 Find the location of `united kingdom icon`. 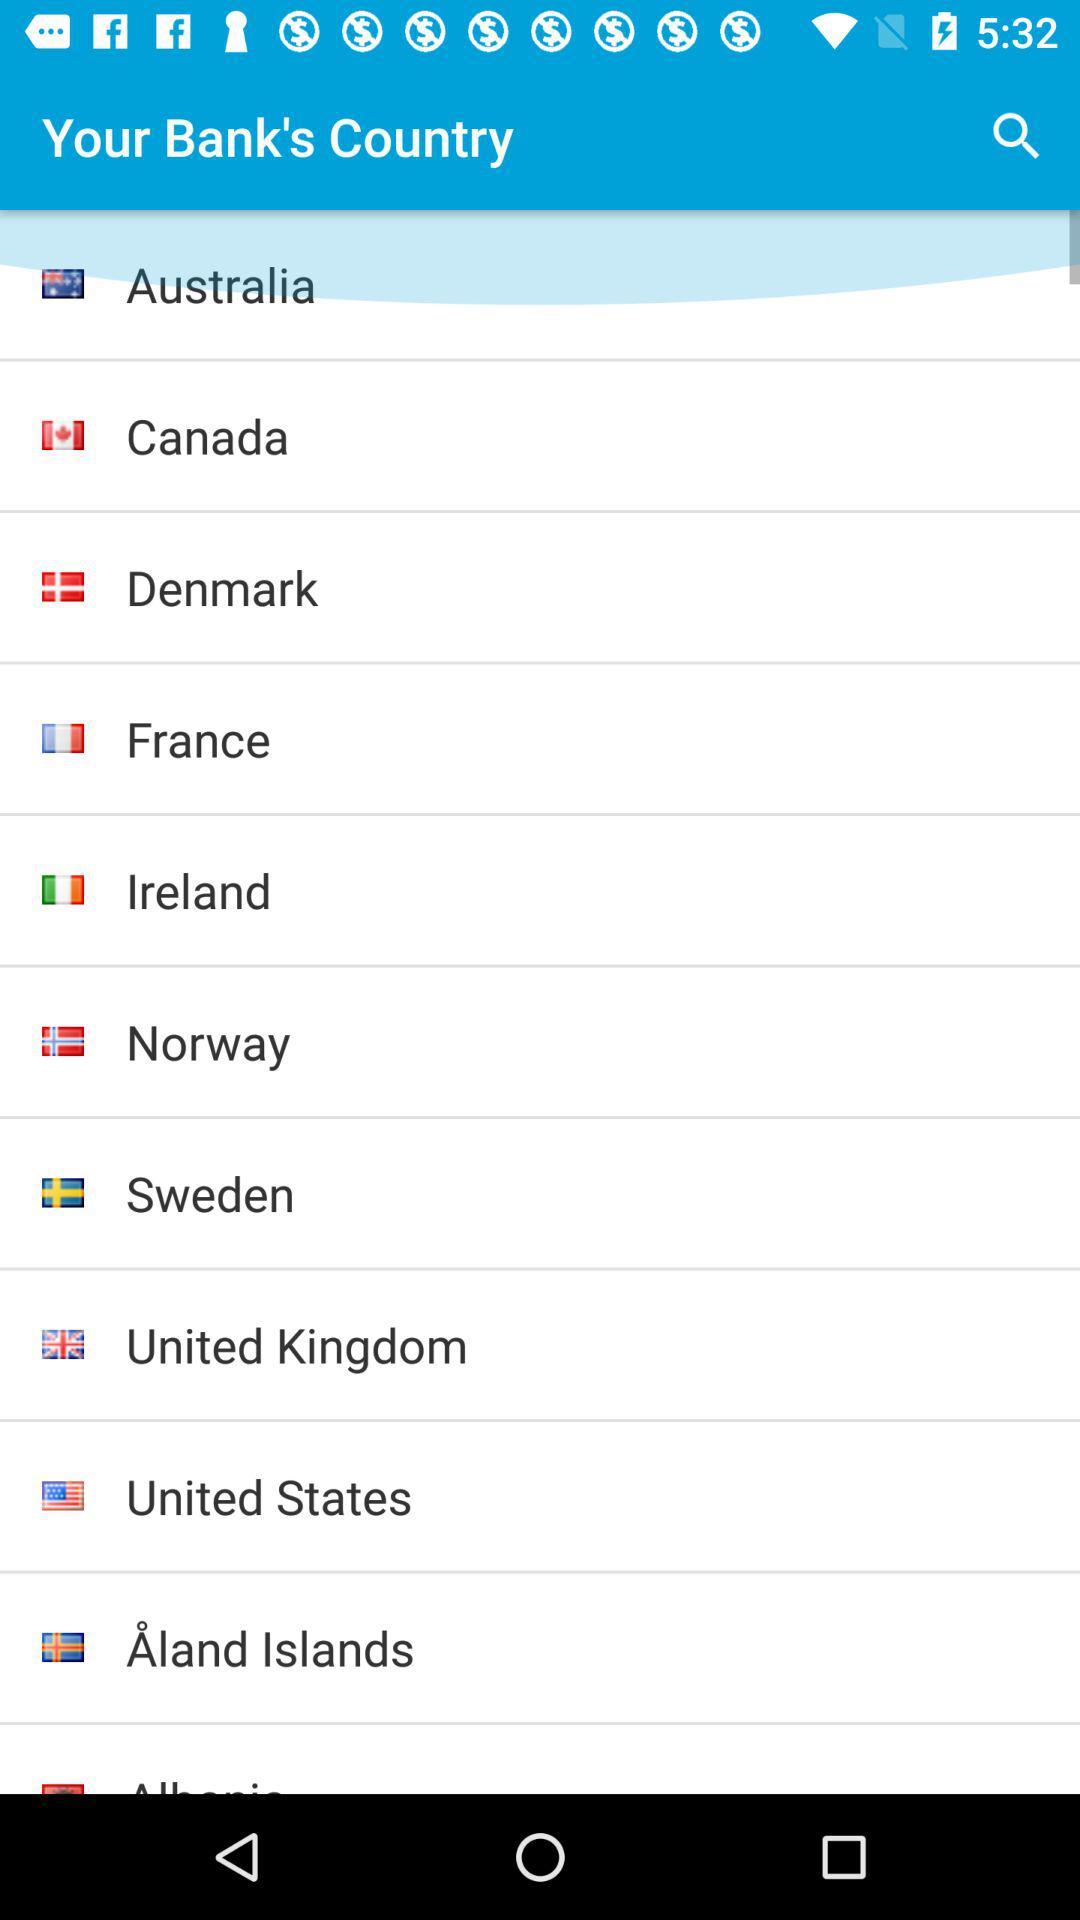

united kingdom icon is located at coordinates (582, 1344).